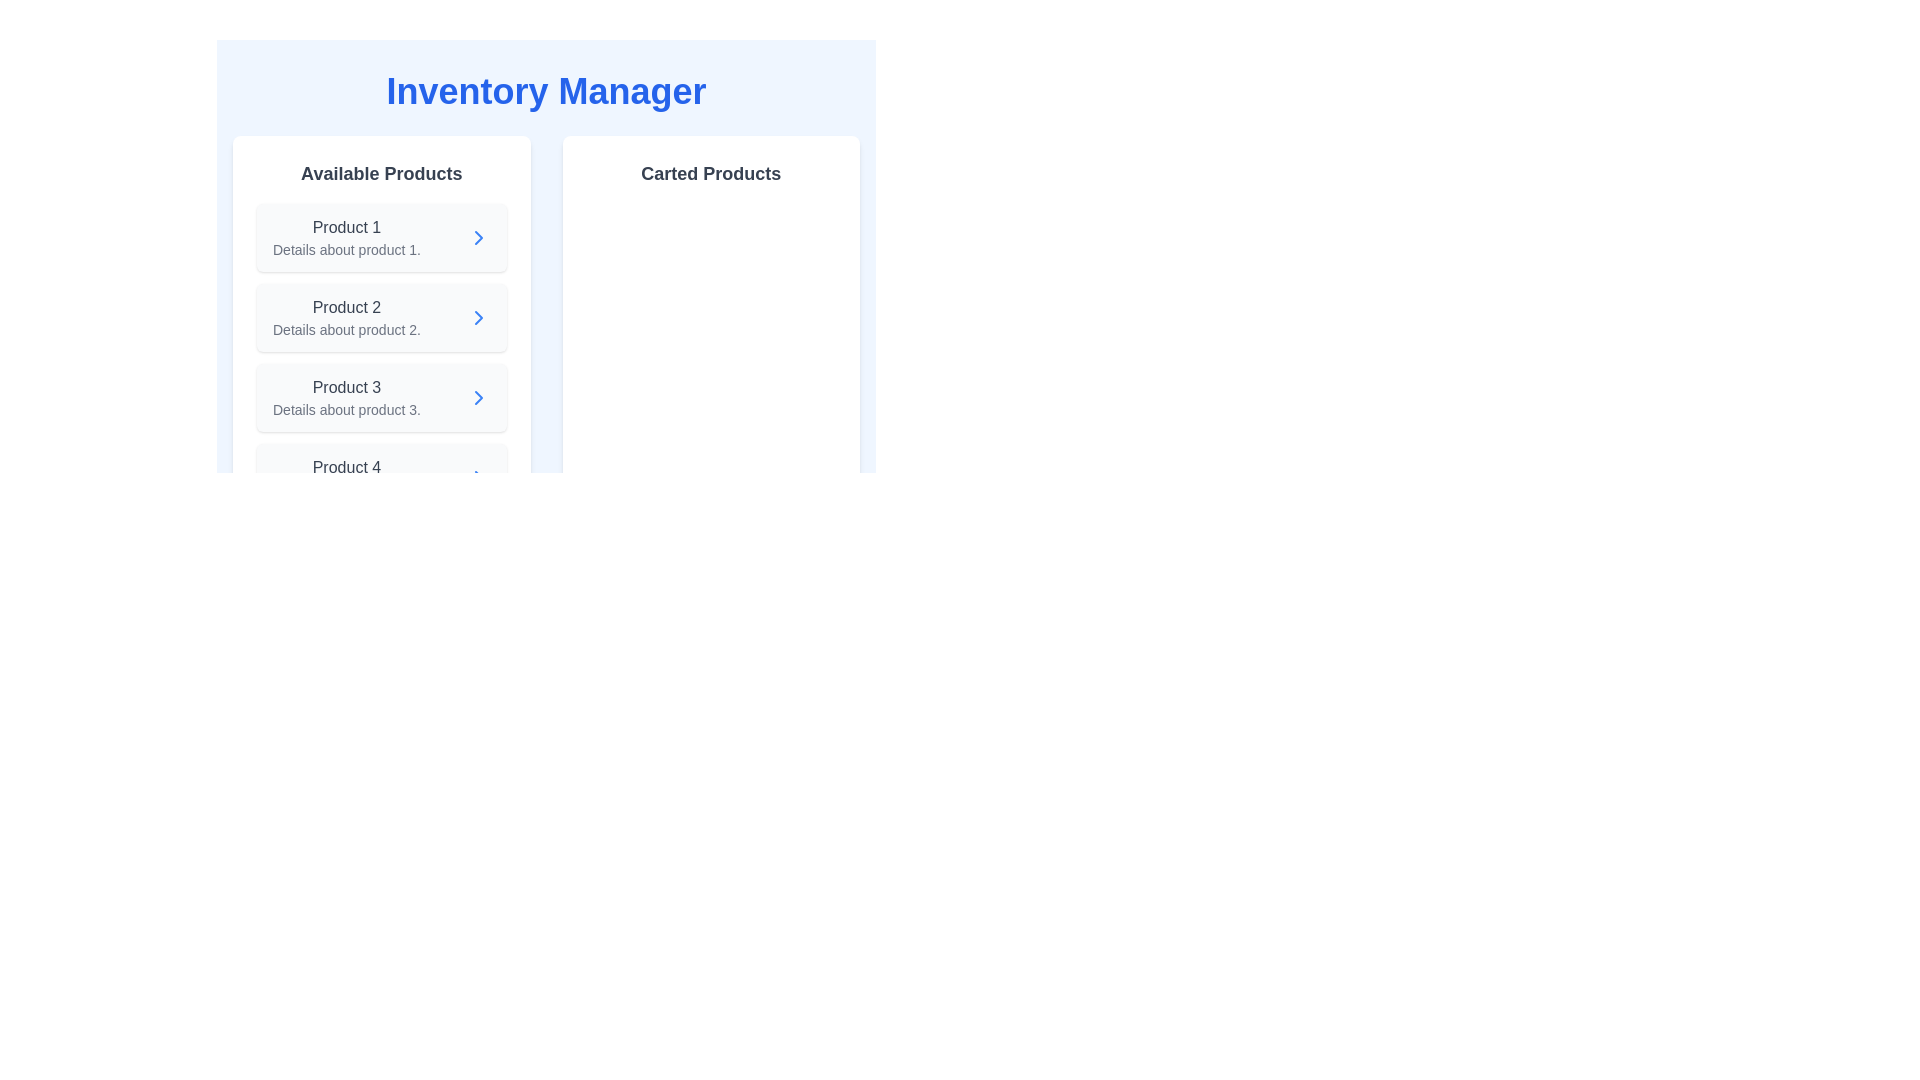  I want to click on the descriptive Text label for 'Product 2' located directly underneath the main label in the 'Available Products' section, so click(346, 329).